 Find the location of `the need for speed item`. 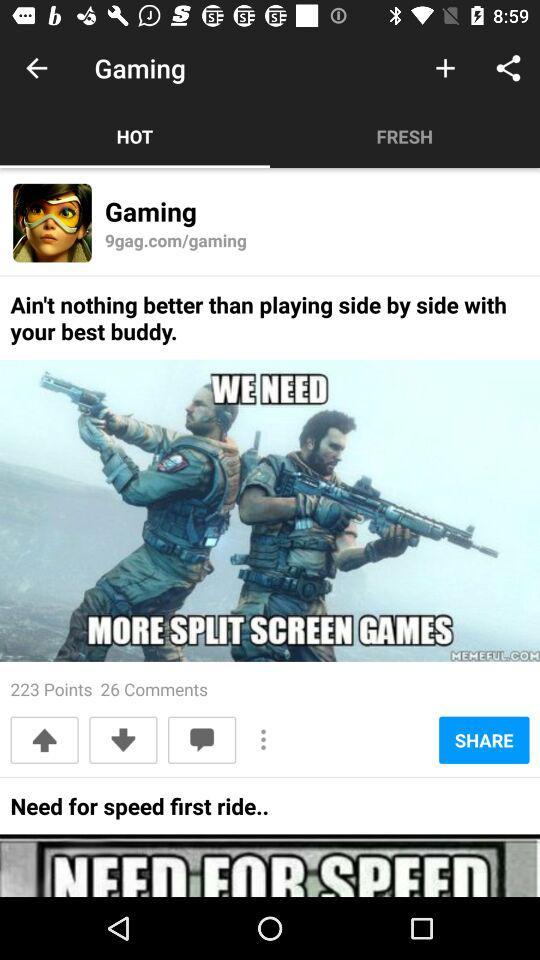

the need for speed item is located at coordinates (138, 812).